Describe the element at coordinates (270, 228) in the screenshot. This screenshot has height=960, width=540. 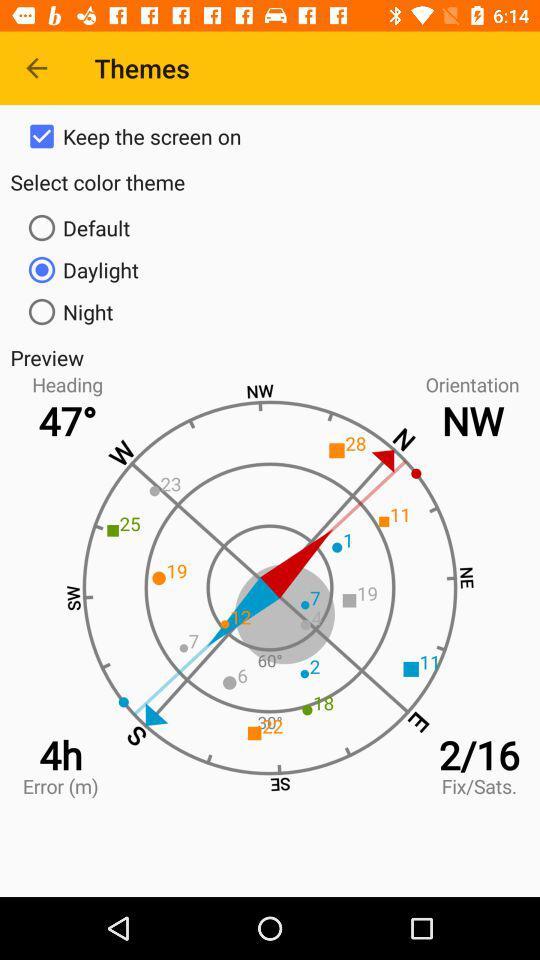
I see `icon below select color theme item` at that location.